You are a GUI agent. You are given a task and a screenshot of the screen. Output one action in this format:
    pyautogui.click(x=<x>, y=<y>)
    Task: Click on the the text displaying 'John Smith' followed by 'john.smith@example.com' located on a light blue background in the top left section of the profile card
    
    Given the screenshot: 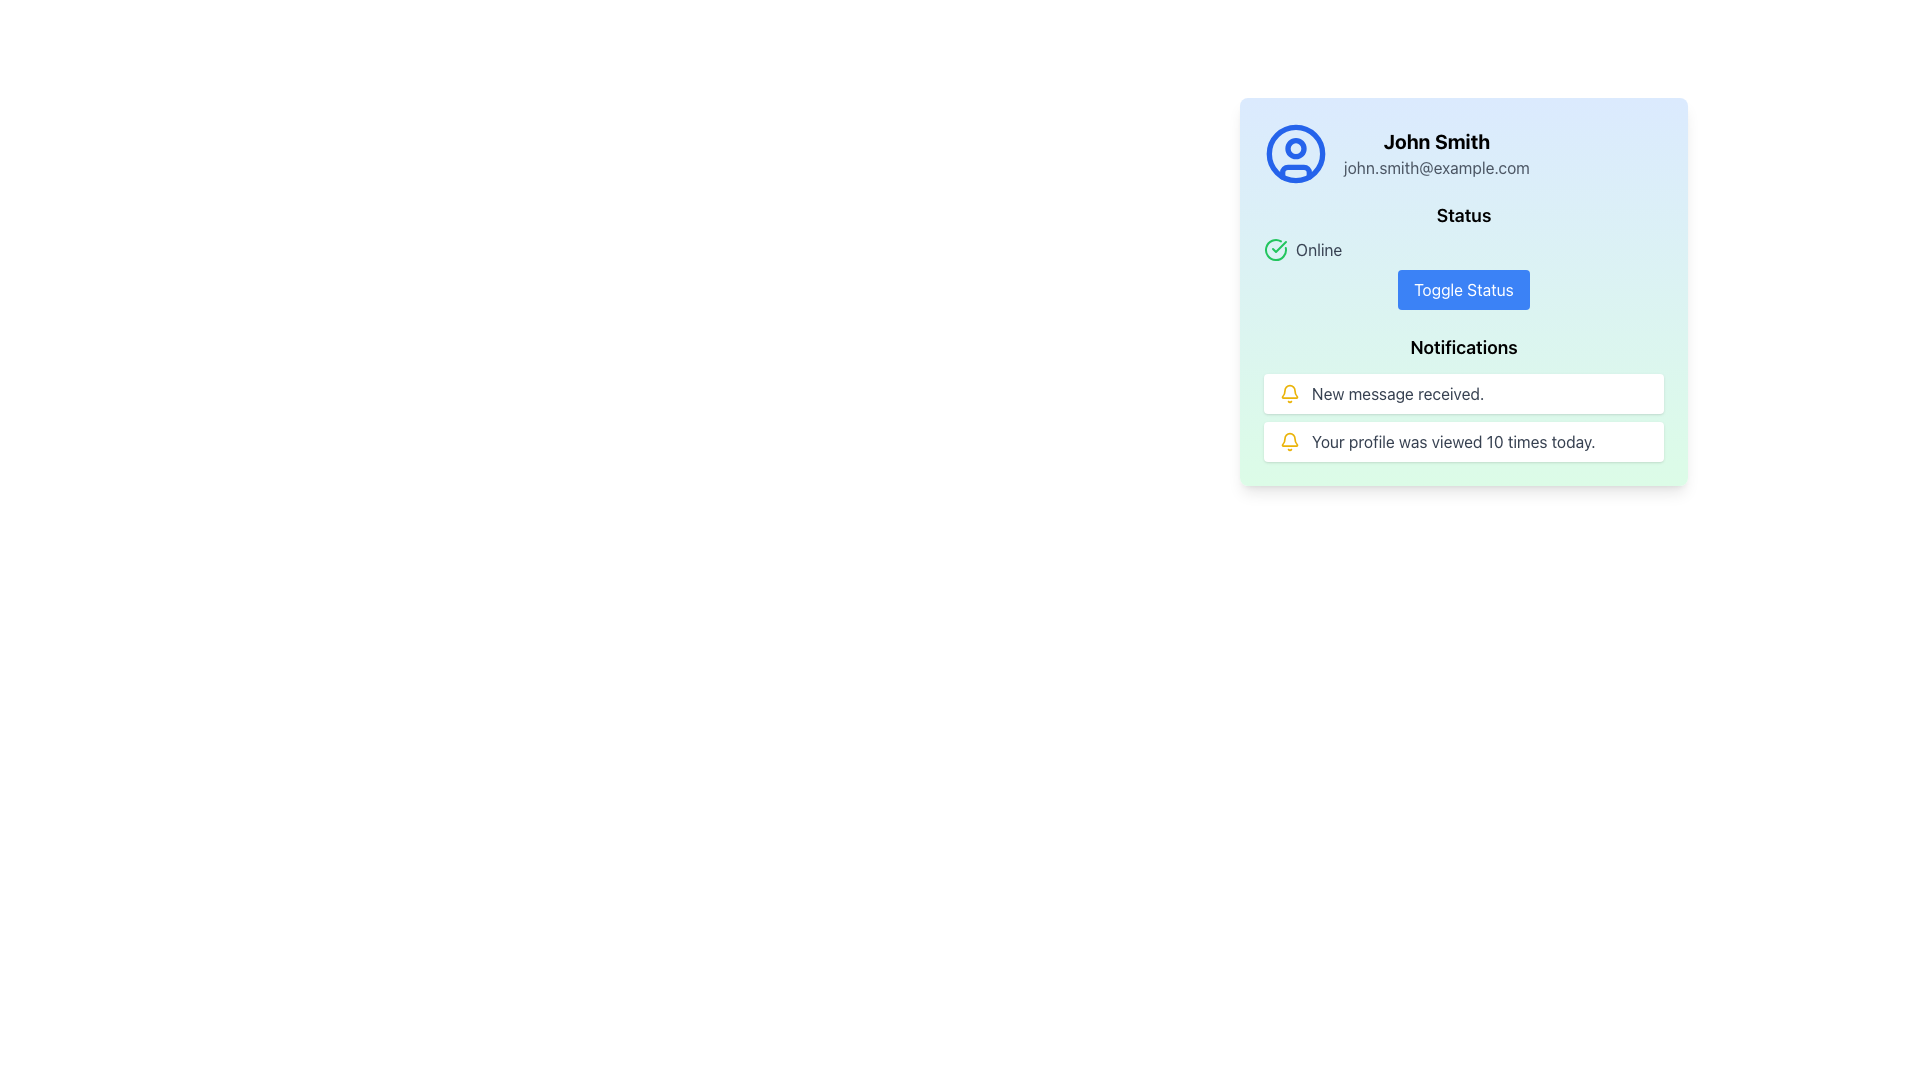 What is the action you would take?
    pyautogui.click(x=1435, y=153)
    